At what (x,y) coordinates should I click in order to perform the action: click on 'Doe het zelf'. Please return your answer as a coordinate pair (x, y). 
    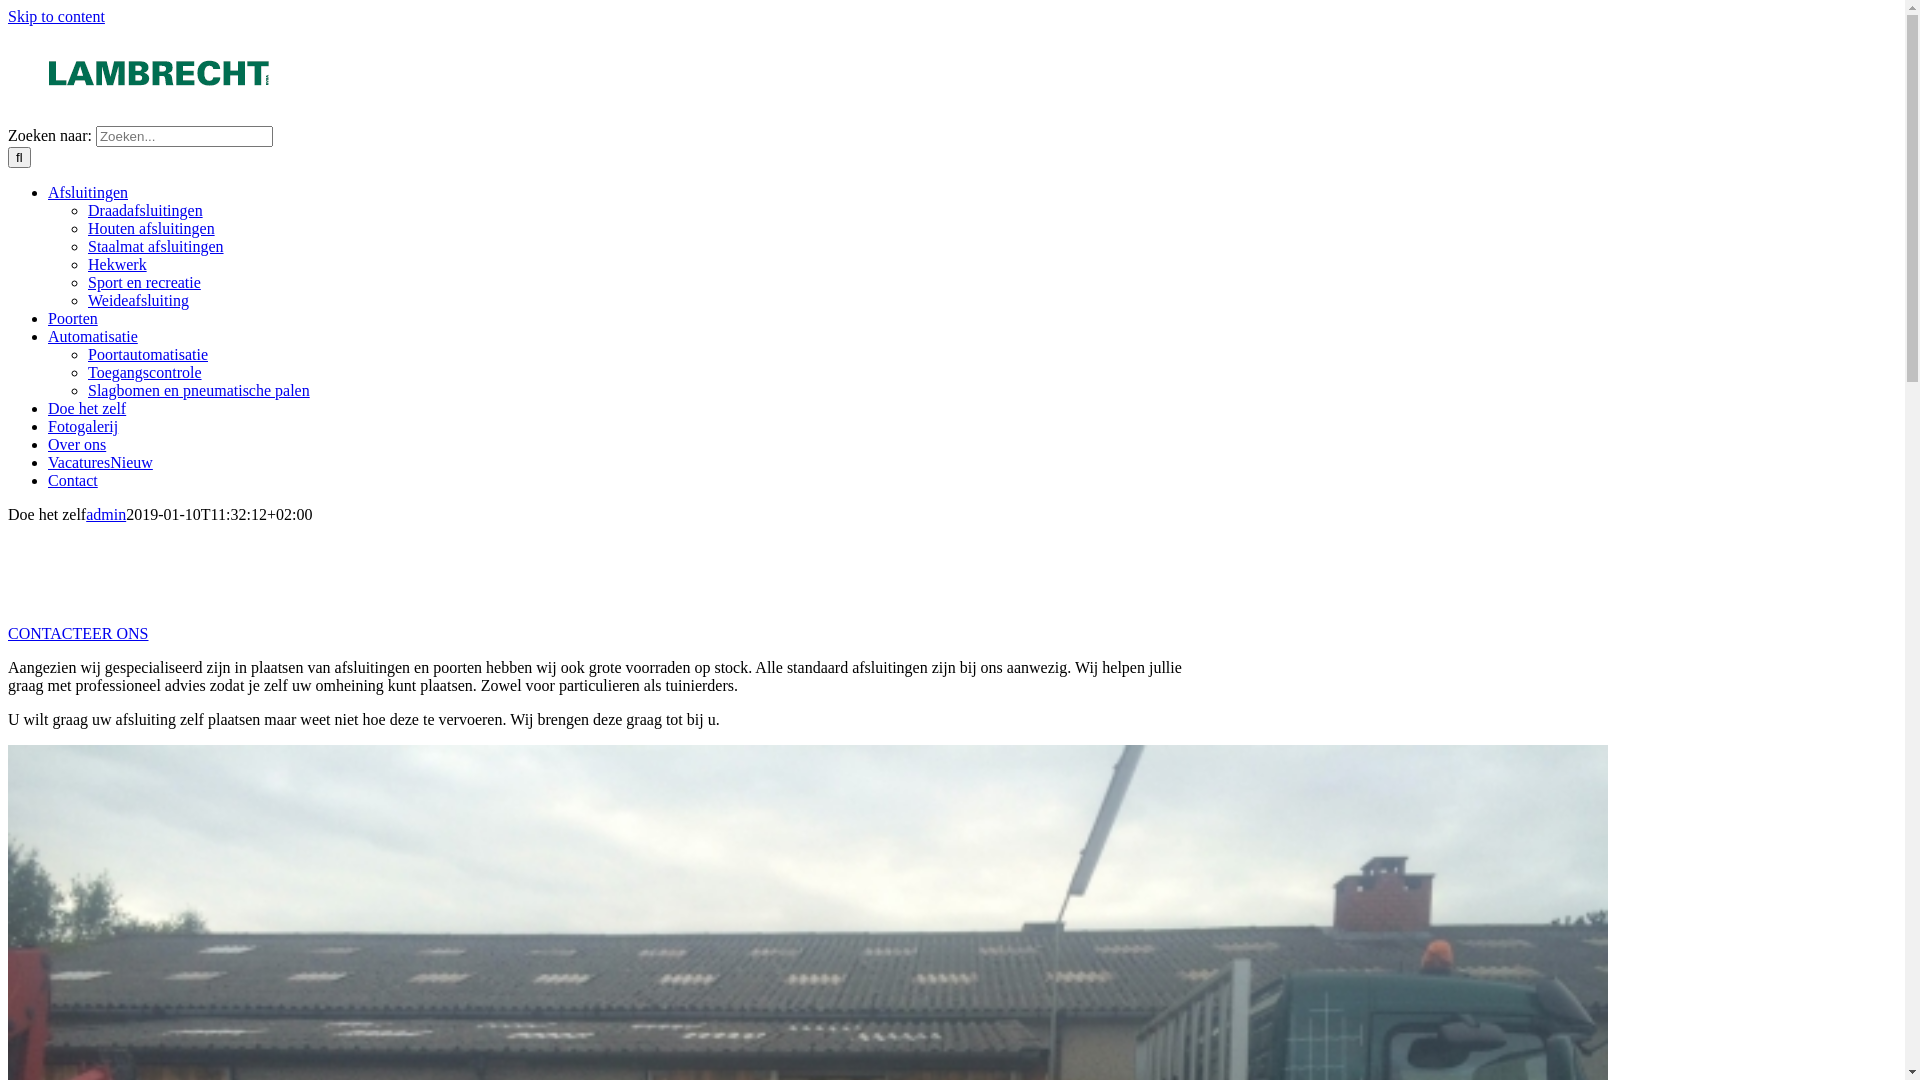
    Looking at the image, I should click on (85, 407).